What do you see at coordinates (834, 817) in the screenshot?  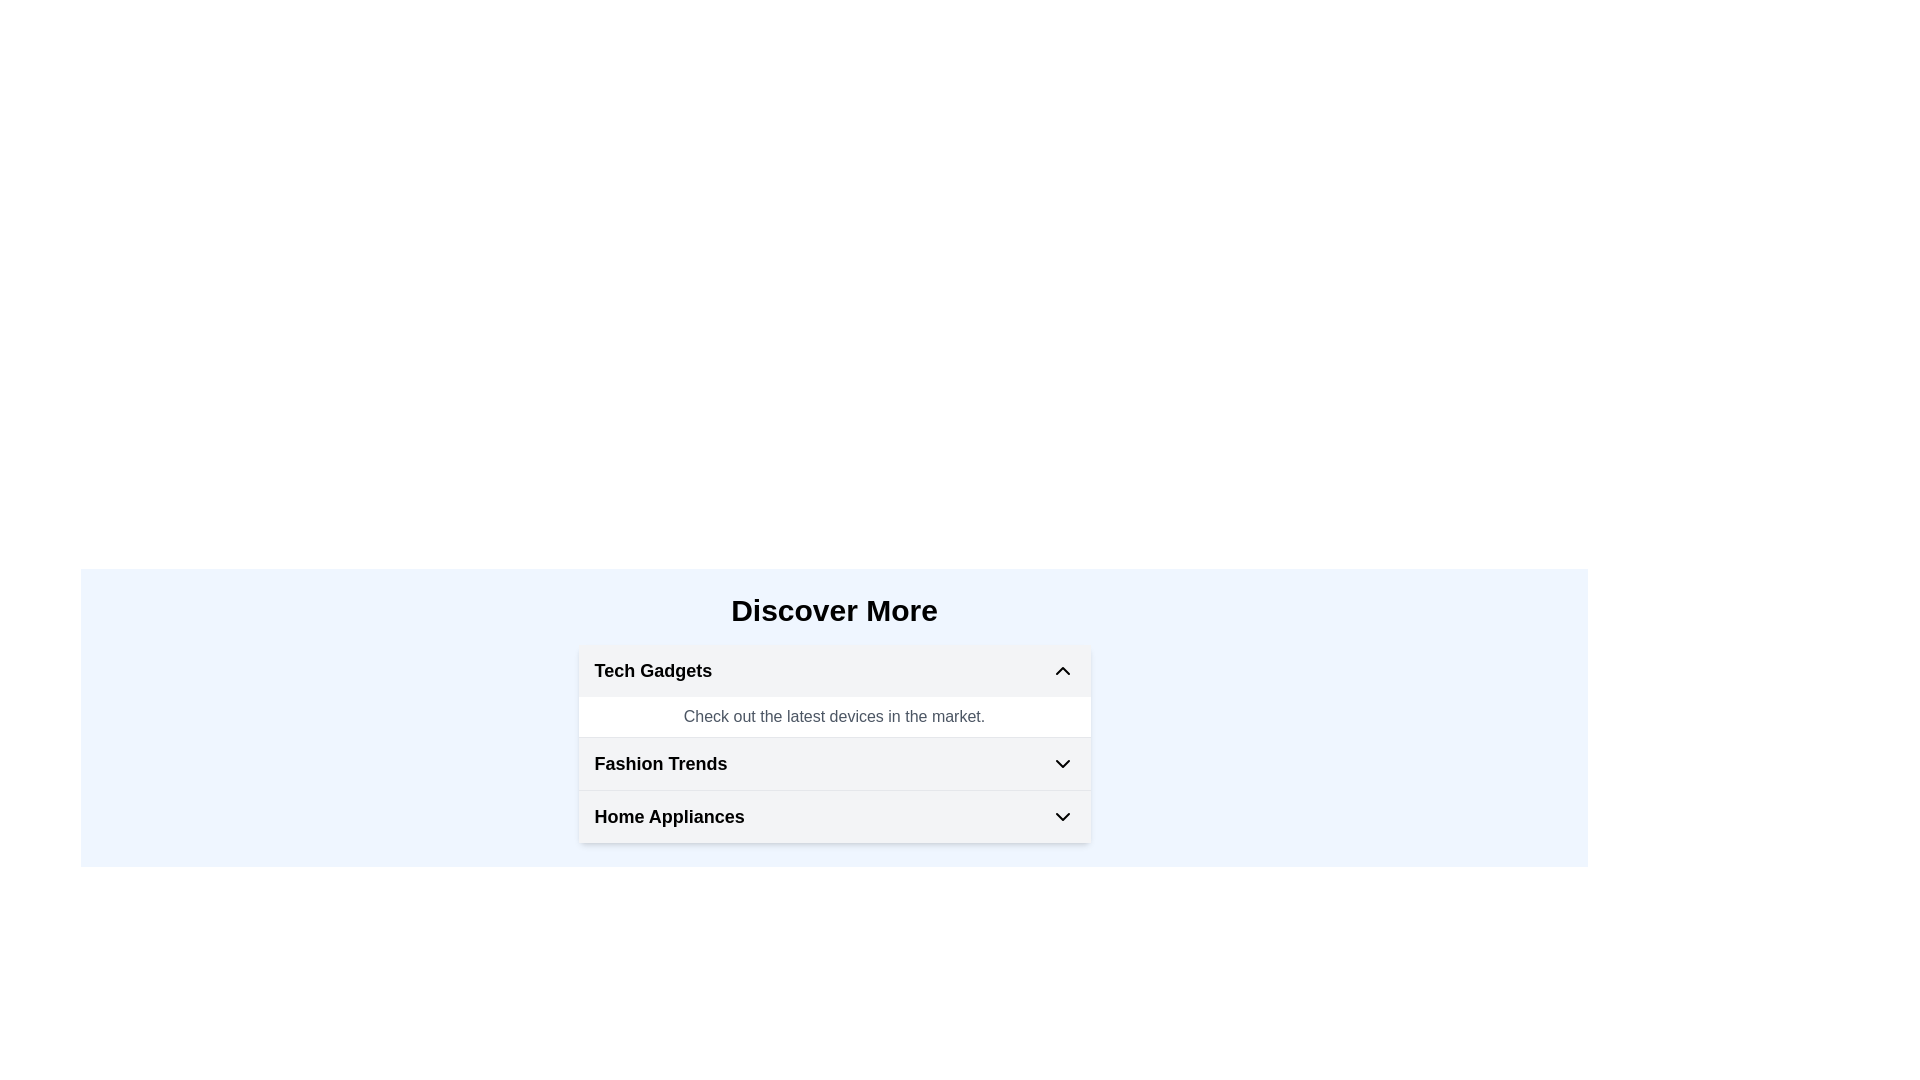 I see `the 'Home Appliances' collapsible list item` at bounding box center [834, 817].